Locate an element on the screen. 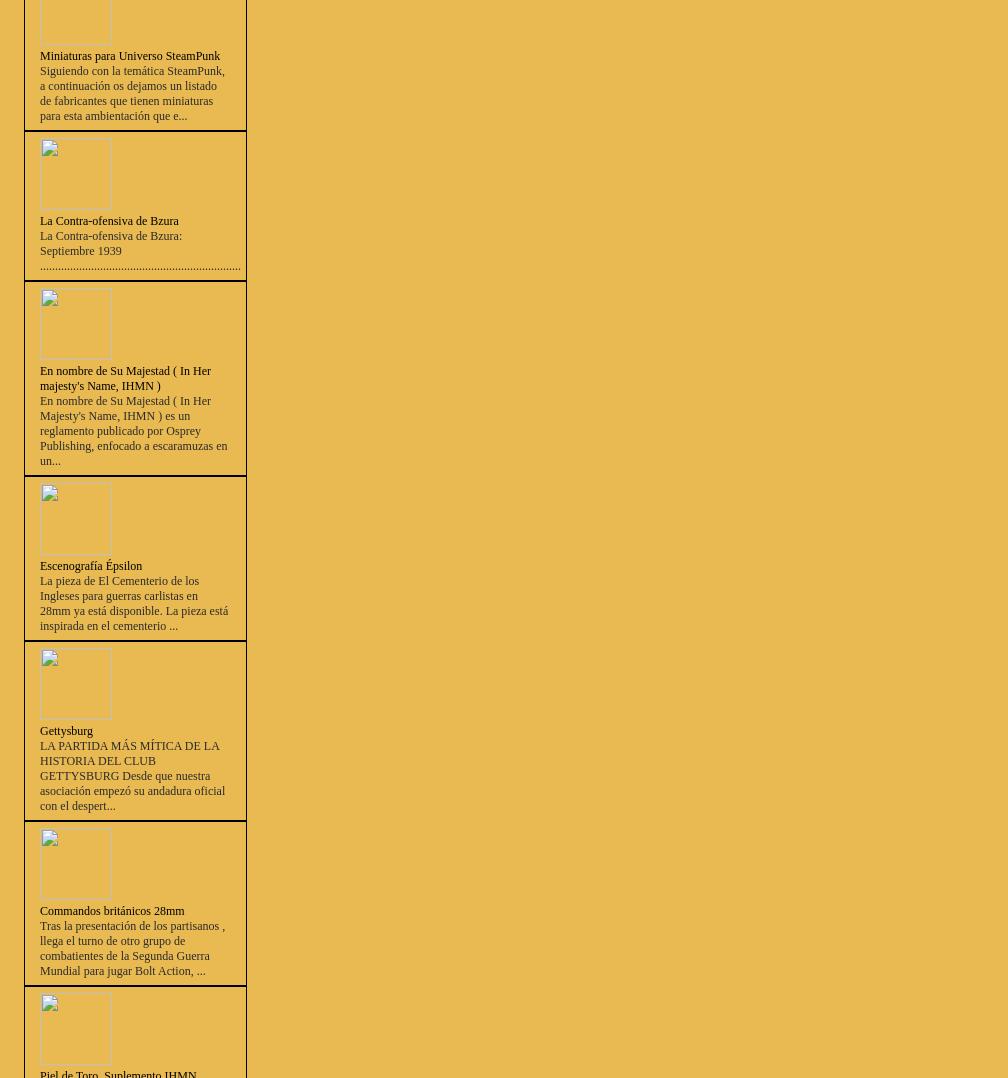 Image resolution: width=1008 pixels, height=1078 pixels. 'Escenografía Épsilon' is located at coordinates (91, 564).